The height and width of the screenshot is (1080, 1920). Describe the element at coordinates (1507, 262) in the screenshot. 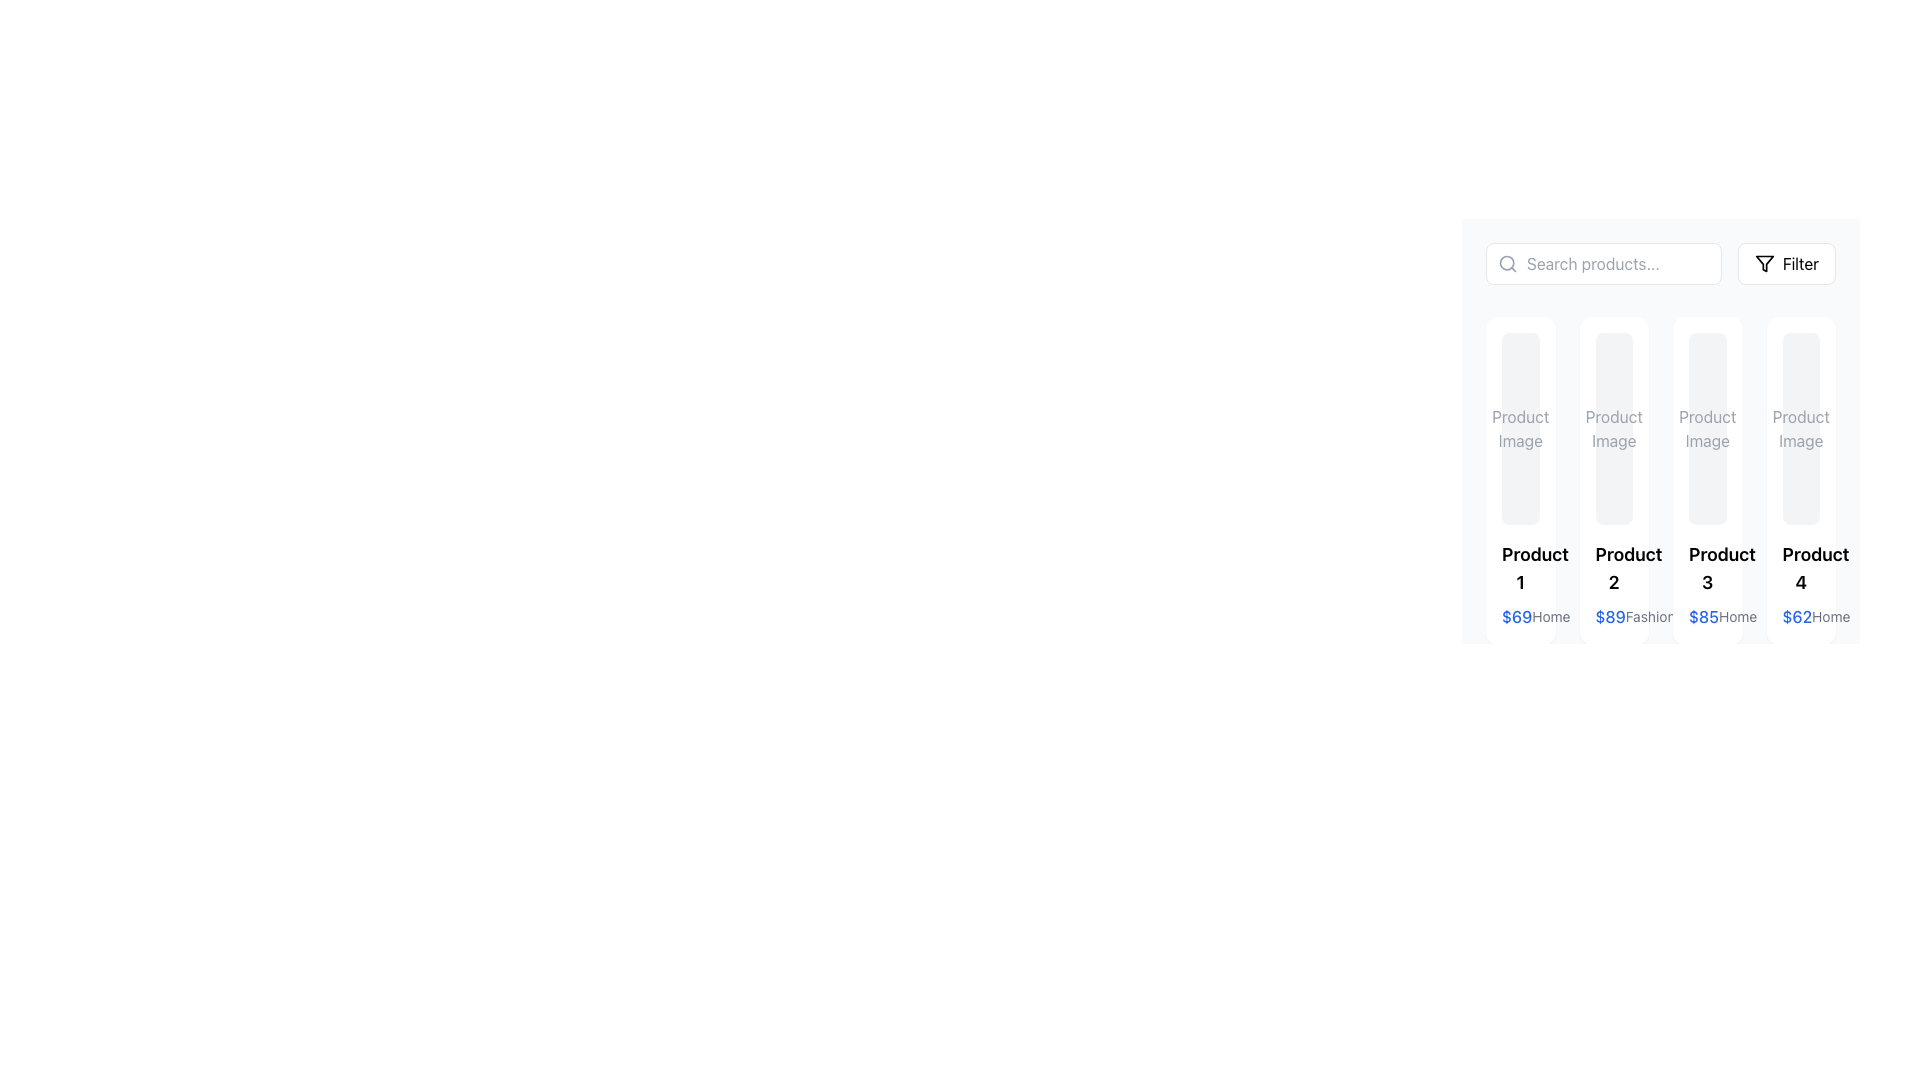

I see `the circular part of the search icon represented in SVG format, located at the top-left corner of the icon` at that location.